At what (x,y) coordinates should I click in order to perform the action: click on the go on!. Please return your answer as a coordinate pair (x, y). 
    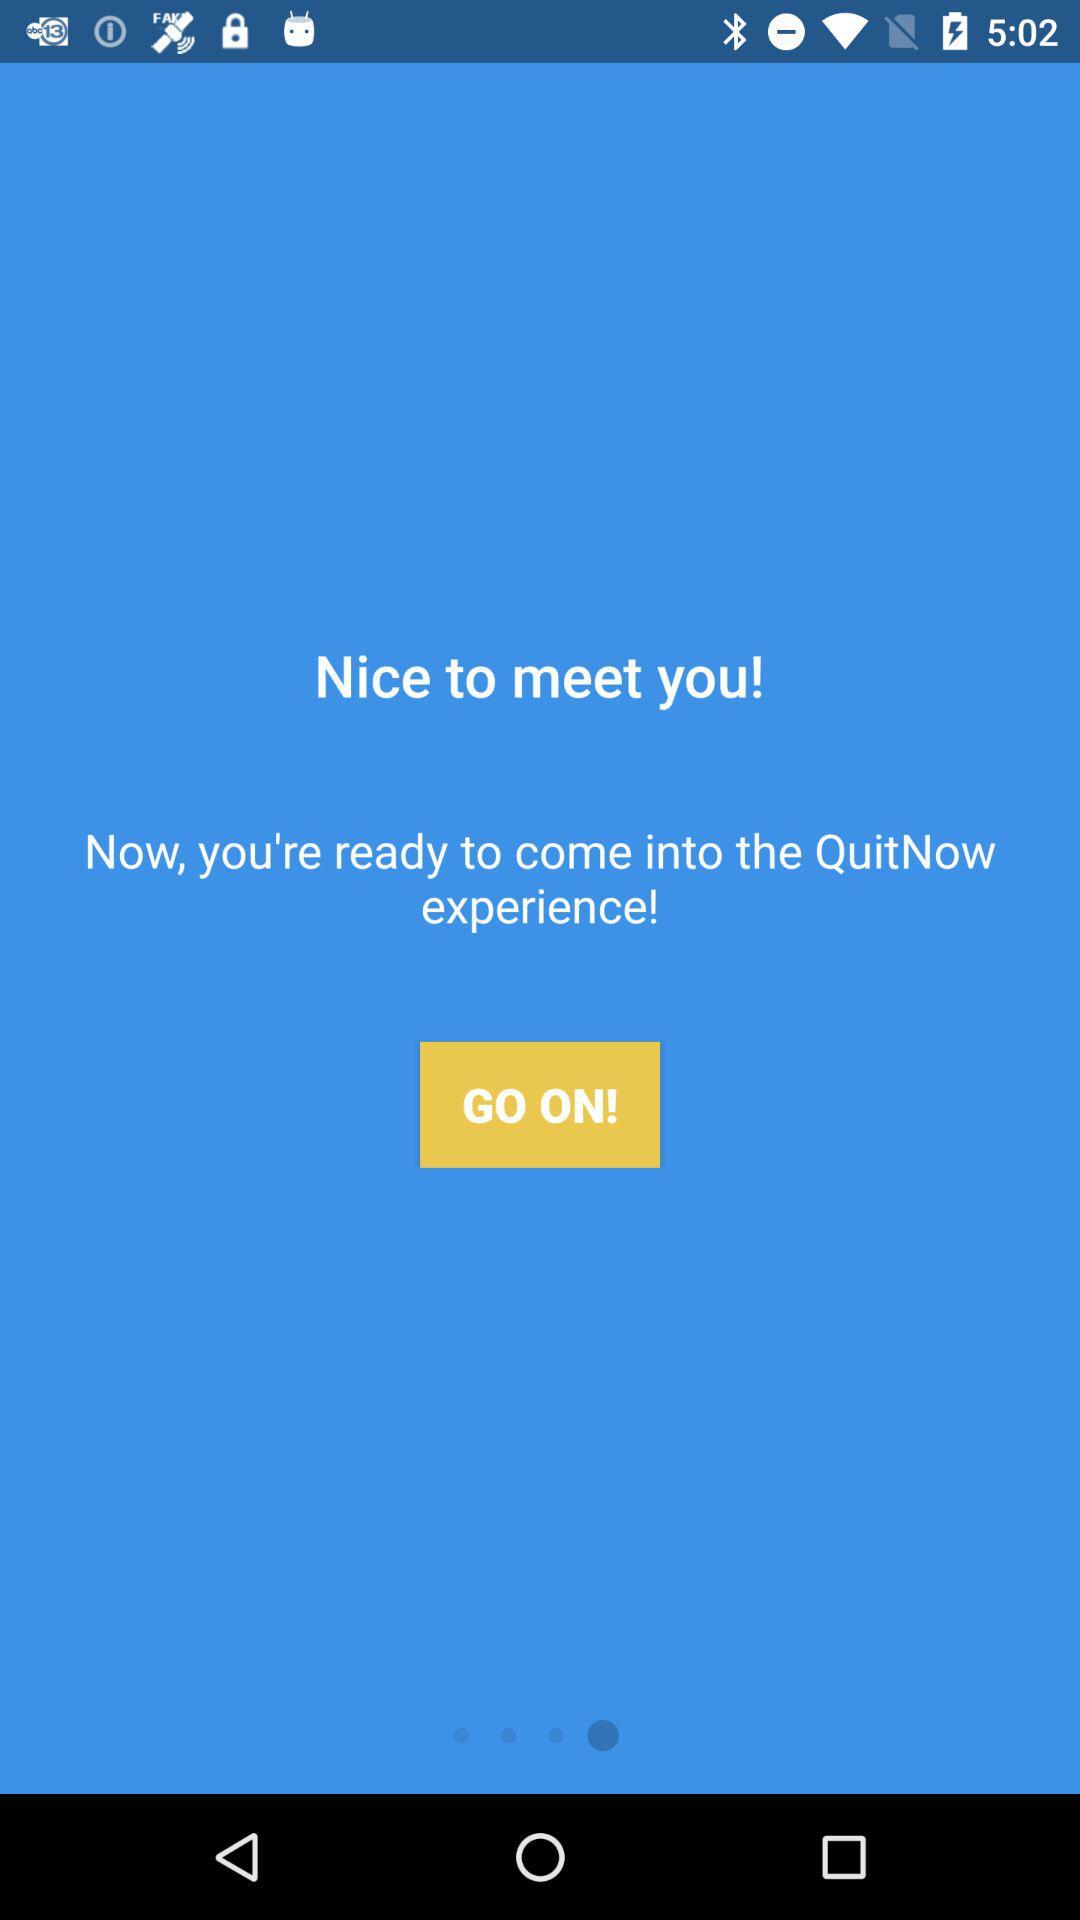
    Looking at the image, I should click on (540, 1103).